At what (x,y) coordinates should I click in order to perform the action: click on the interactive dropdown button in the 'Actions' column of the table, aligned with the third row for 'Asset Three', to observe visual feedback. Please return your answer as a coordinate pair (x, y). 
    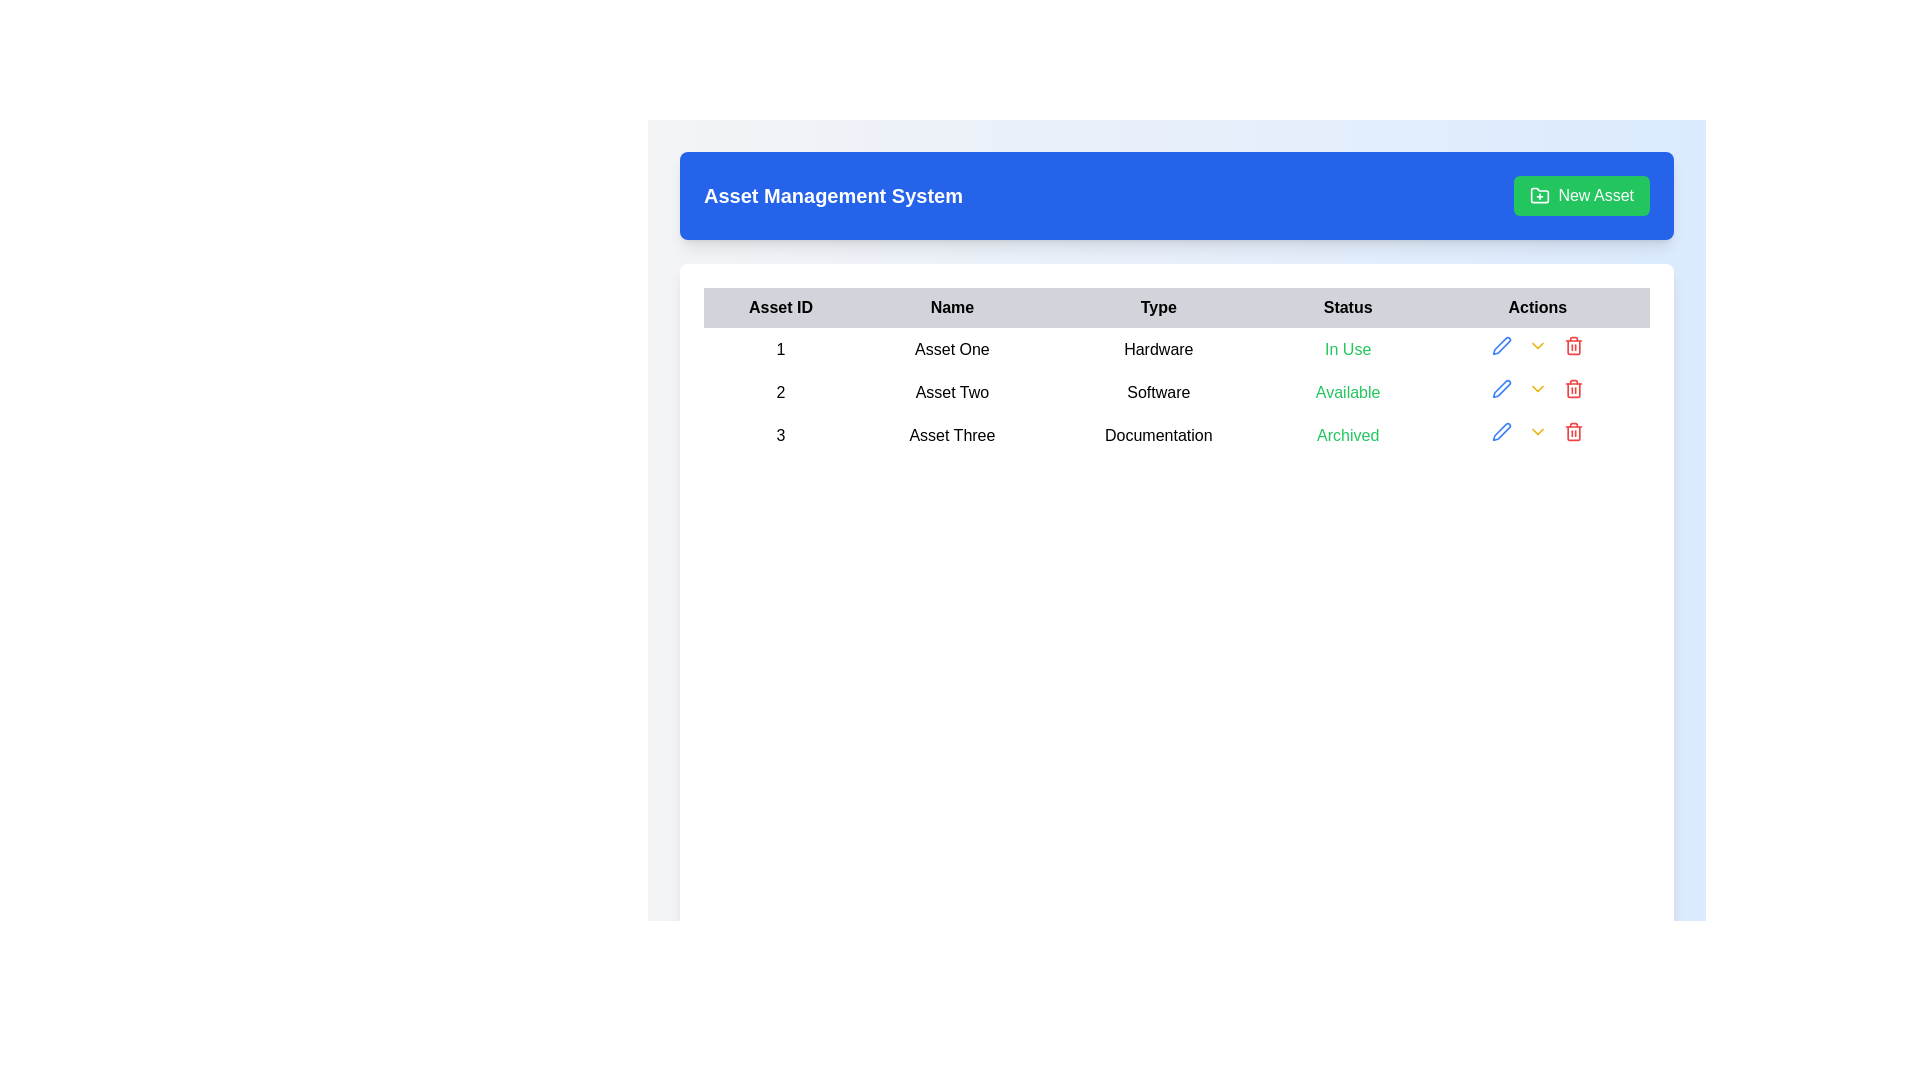
    Looking at the image, I should click on (1536, 431).